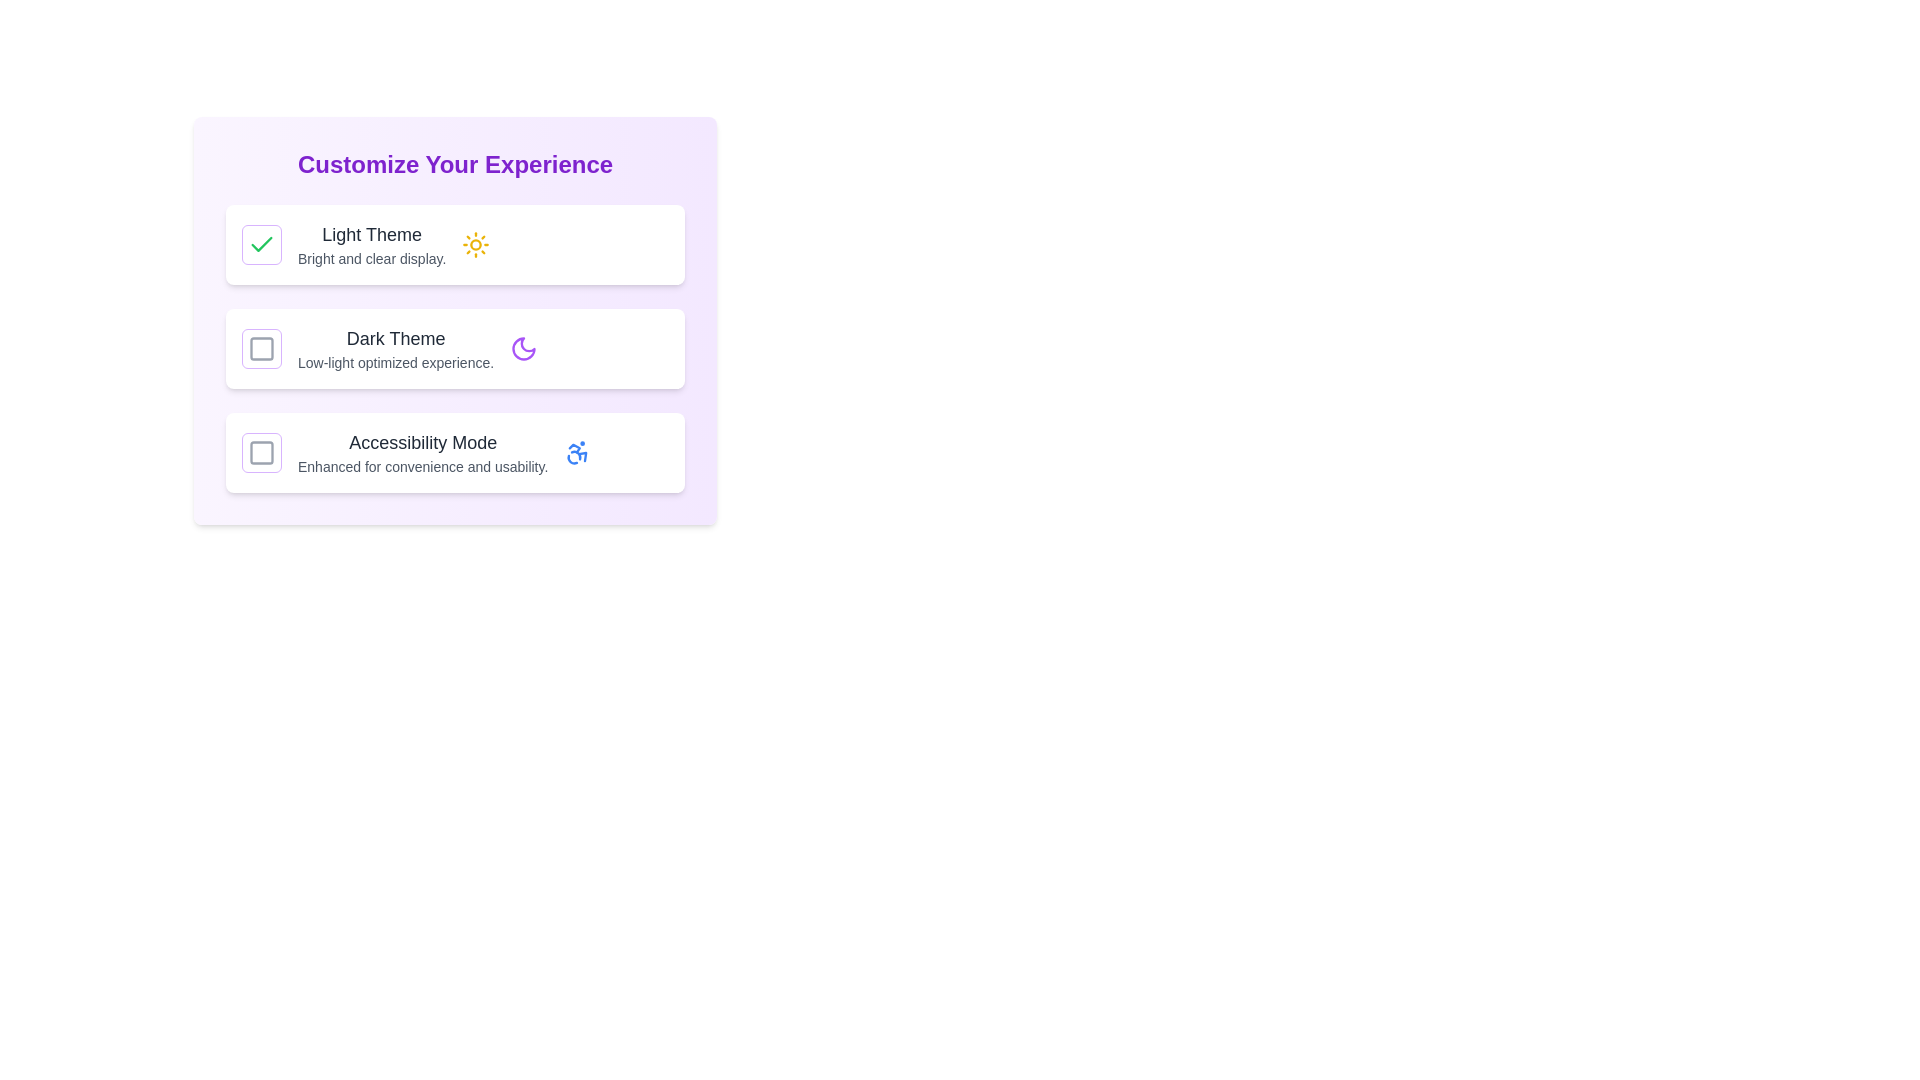 Image resolution: width=1920 pixels, height=1080 pixels. Describe the element at coordinates (524, 347) in the screenshot. I see `the purple moon icon located next to the 'Dark Theme' text within the middle card` at that location.